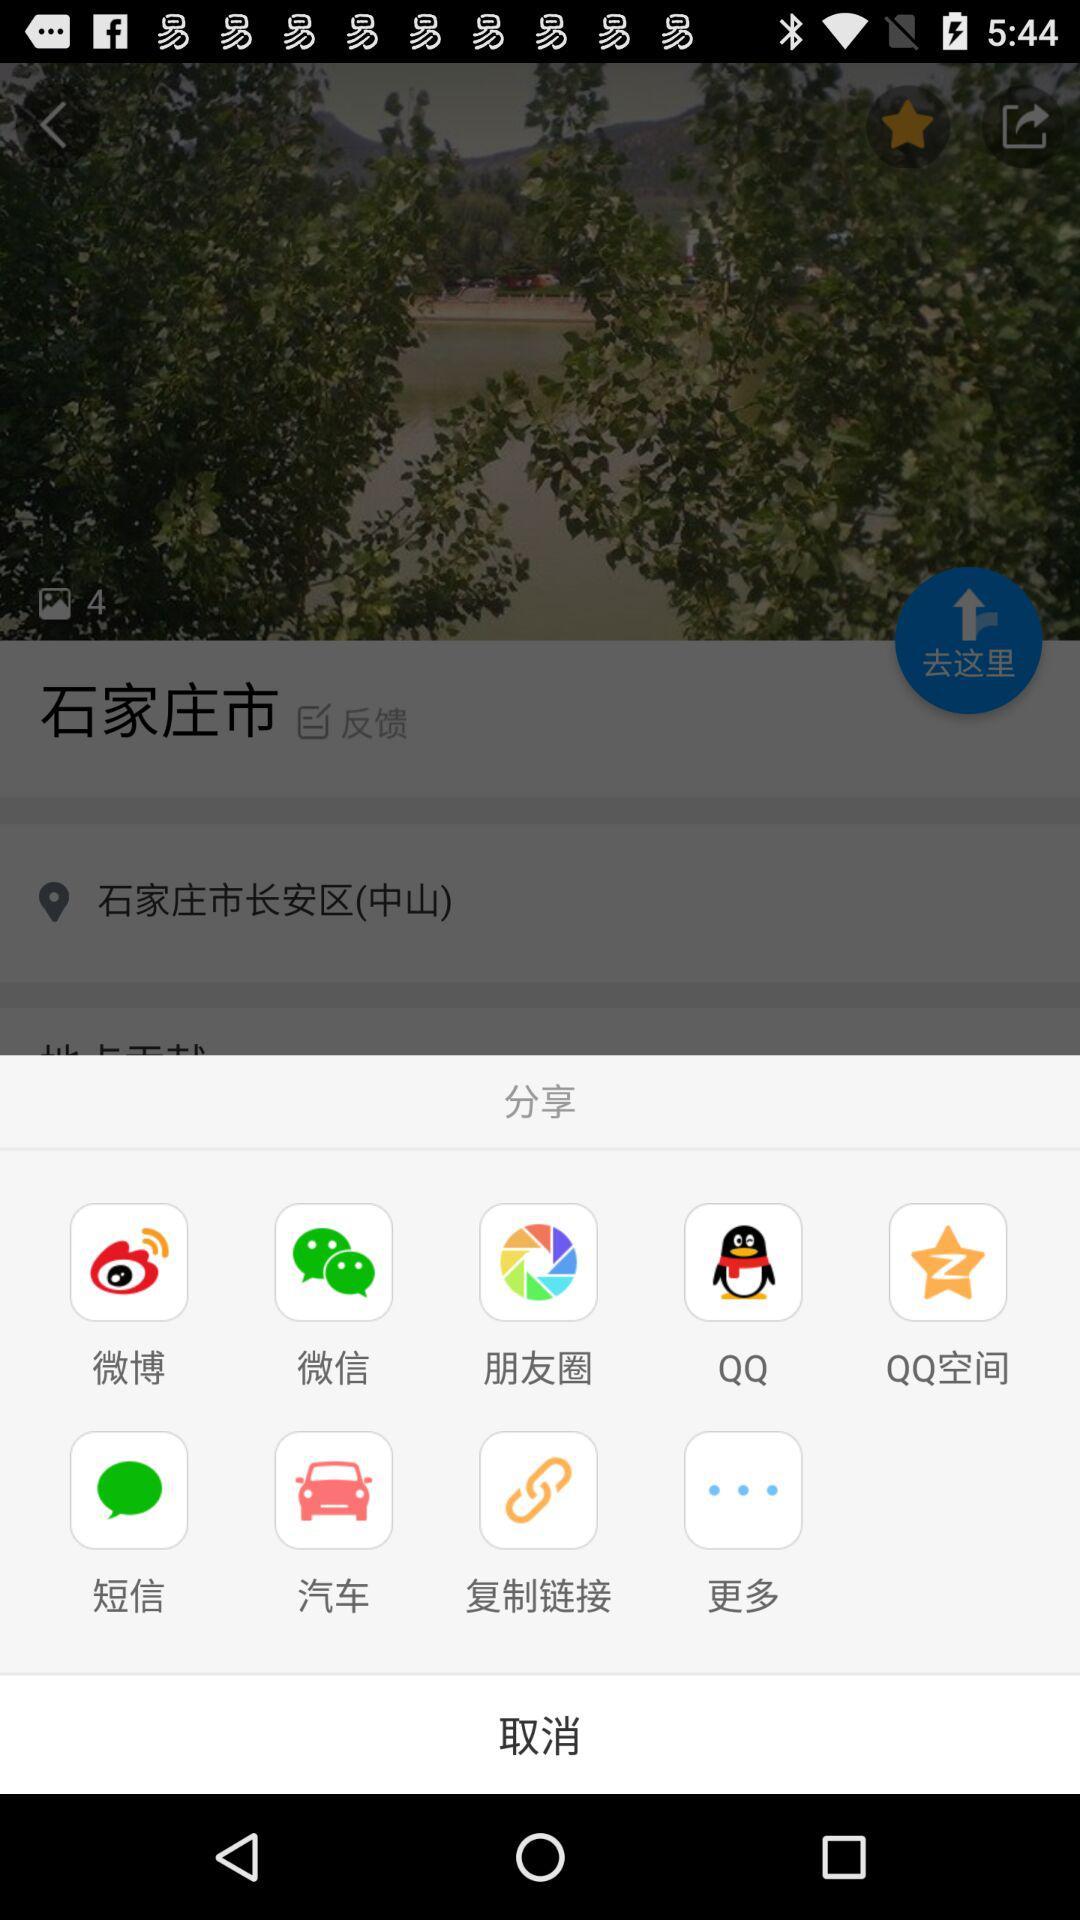  I want to click on the third icon from left beside penguin icon, so click(537, 1261).